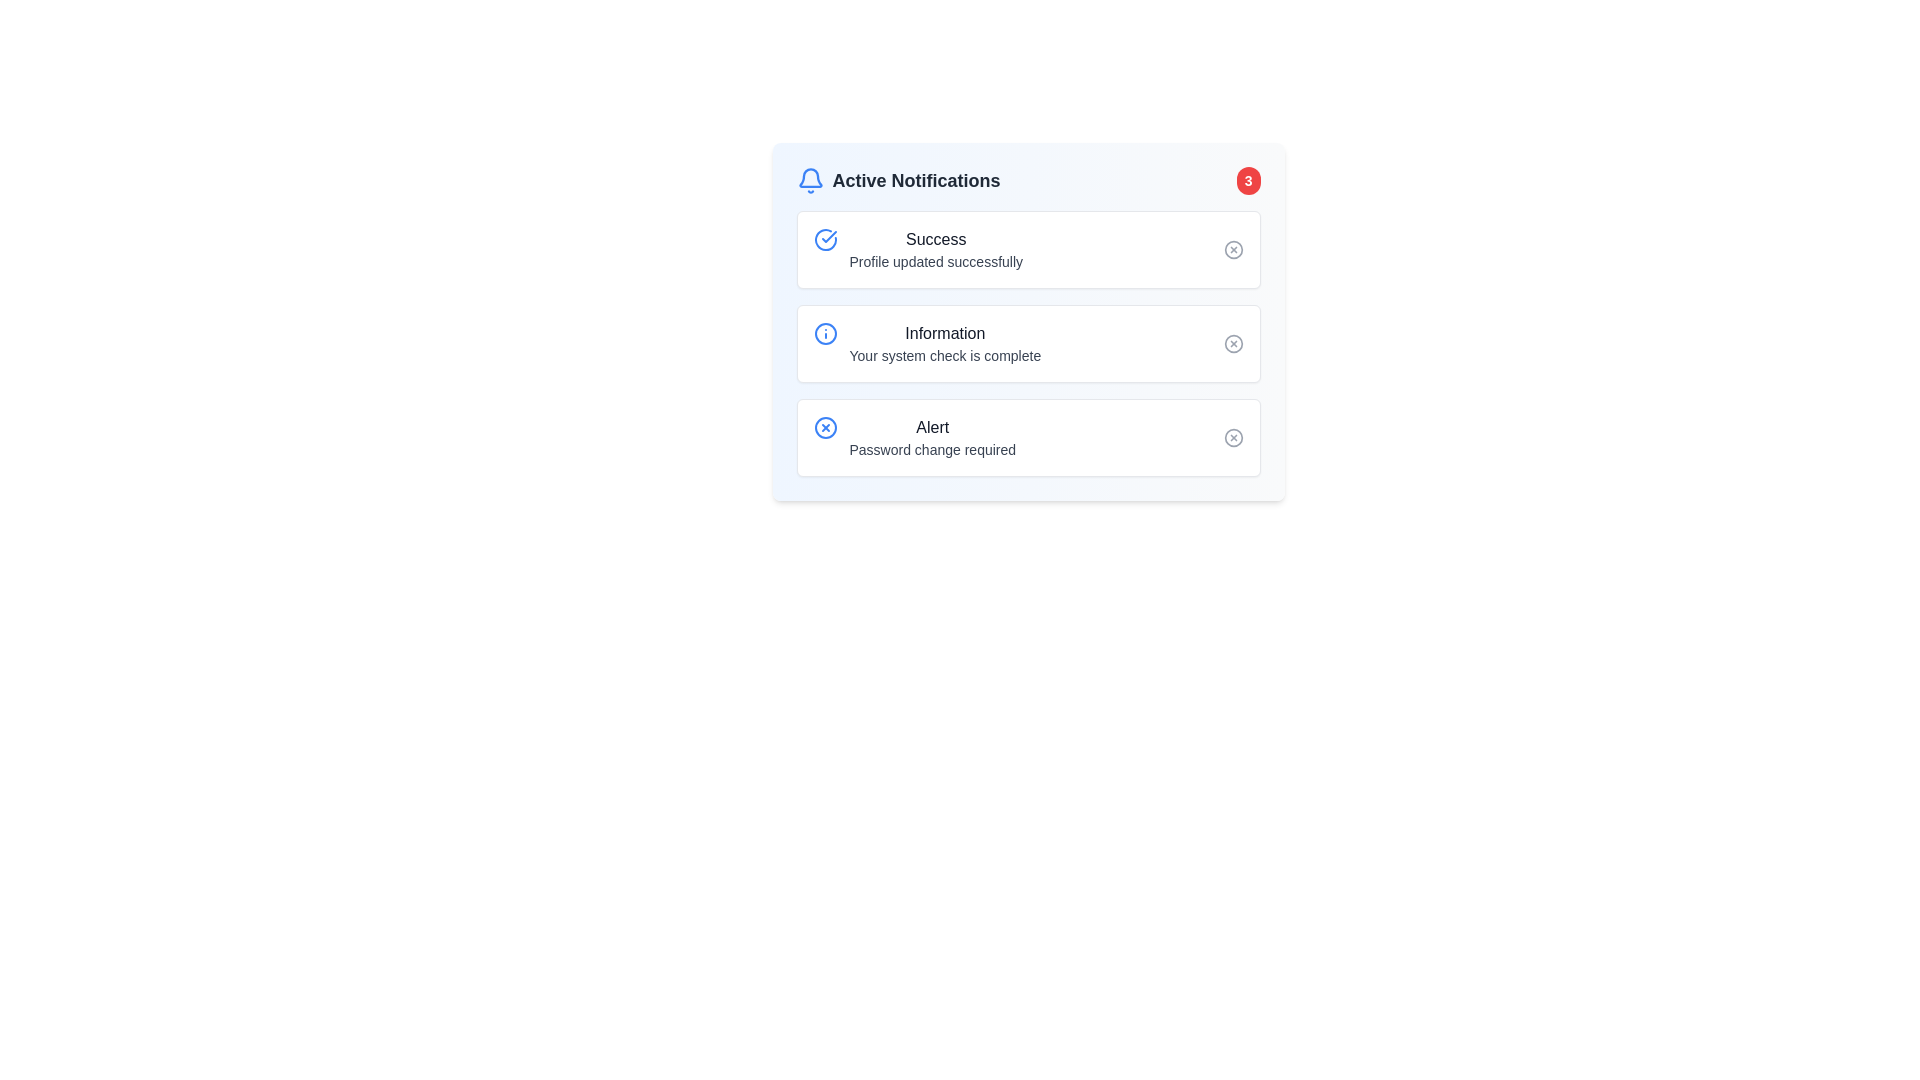  What do you see at coordinates (825, 333) in the screenshot?
I see `the information icon, which is a round blue icon with a lowercase 'i' centered in it, located to the left of the 'Information' text in the second notification item` at bounding box center [825, 333].